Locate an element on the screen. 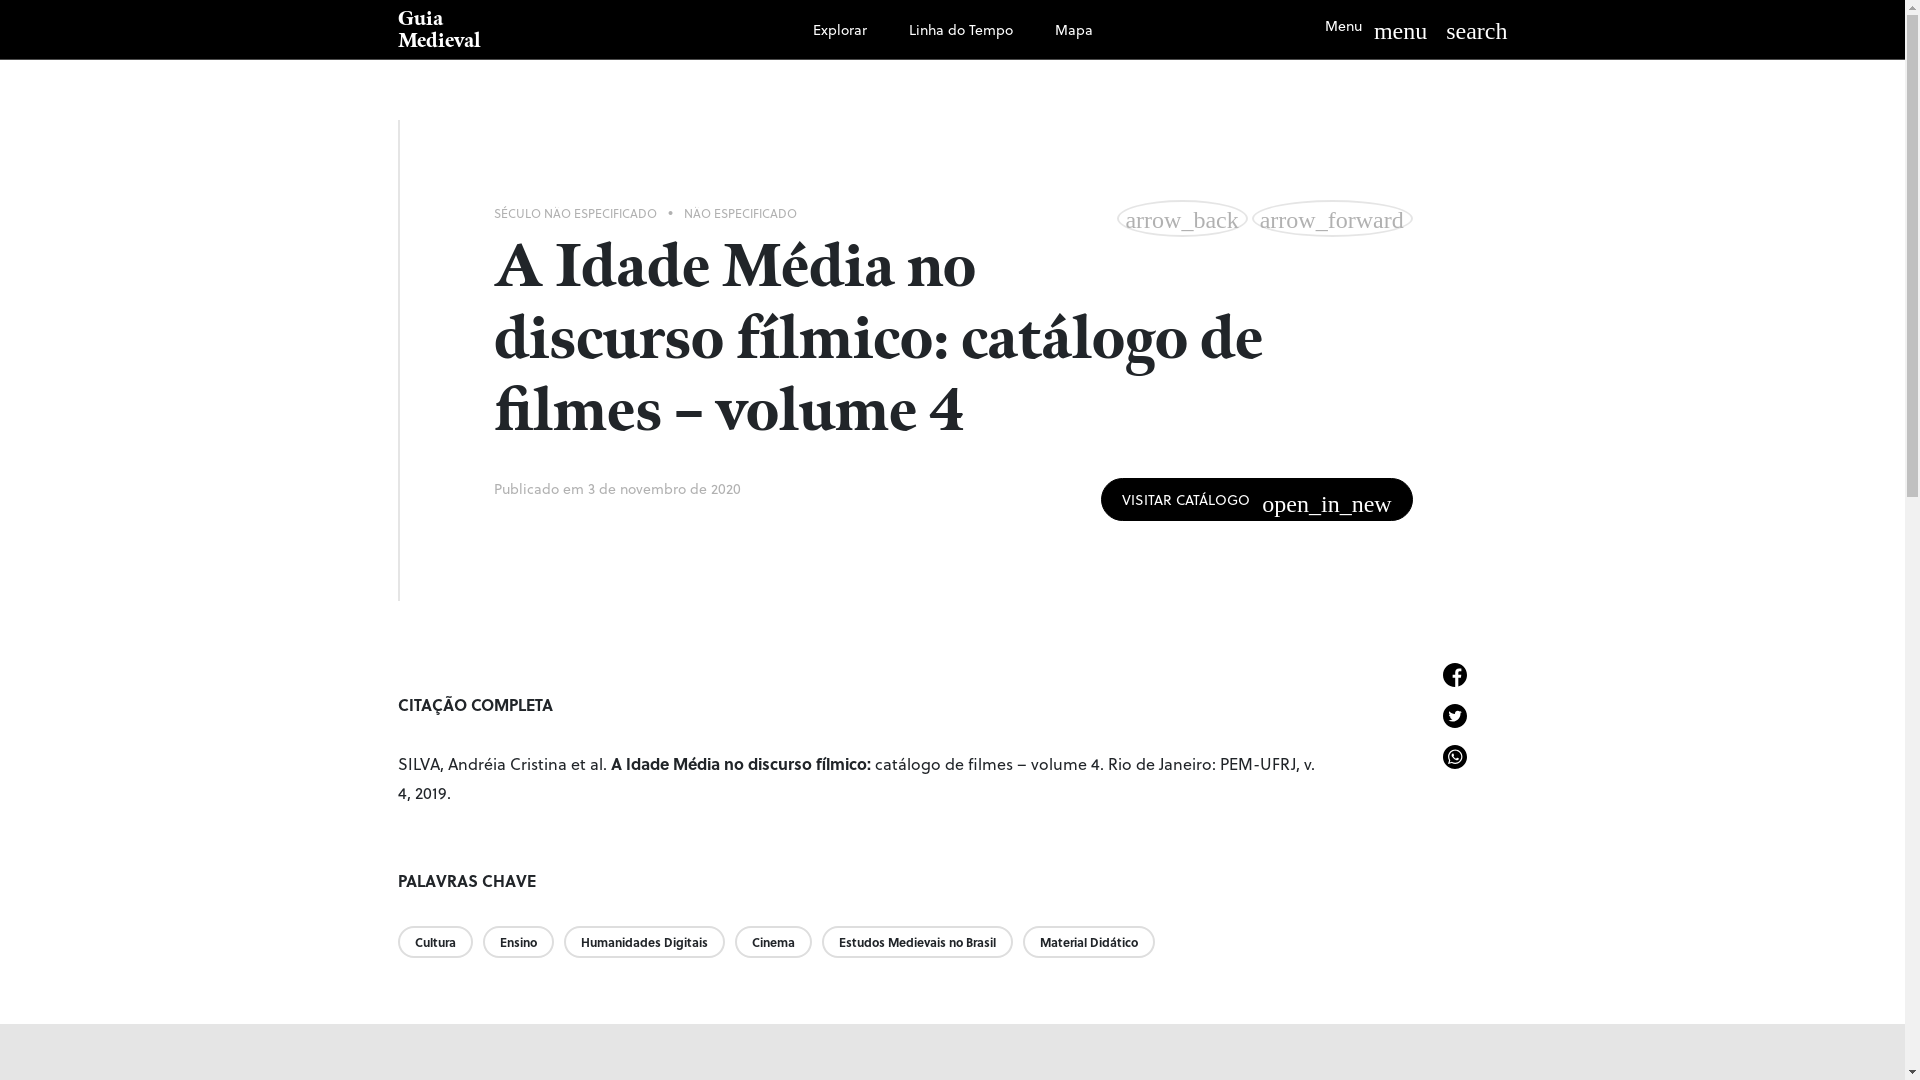 Image resolution: width=1920 pixels, height=1080 pixels. 'Explorar' is located at coordinates (840, 29).